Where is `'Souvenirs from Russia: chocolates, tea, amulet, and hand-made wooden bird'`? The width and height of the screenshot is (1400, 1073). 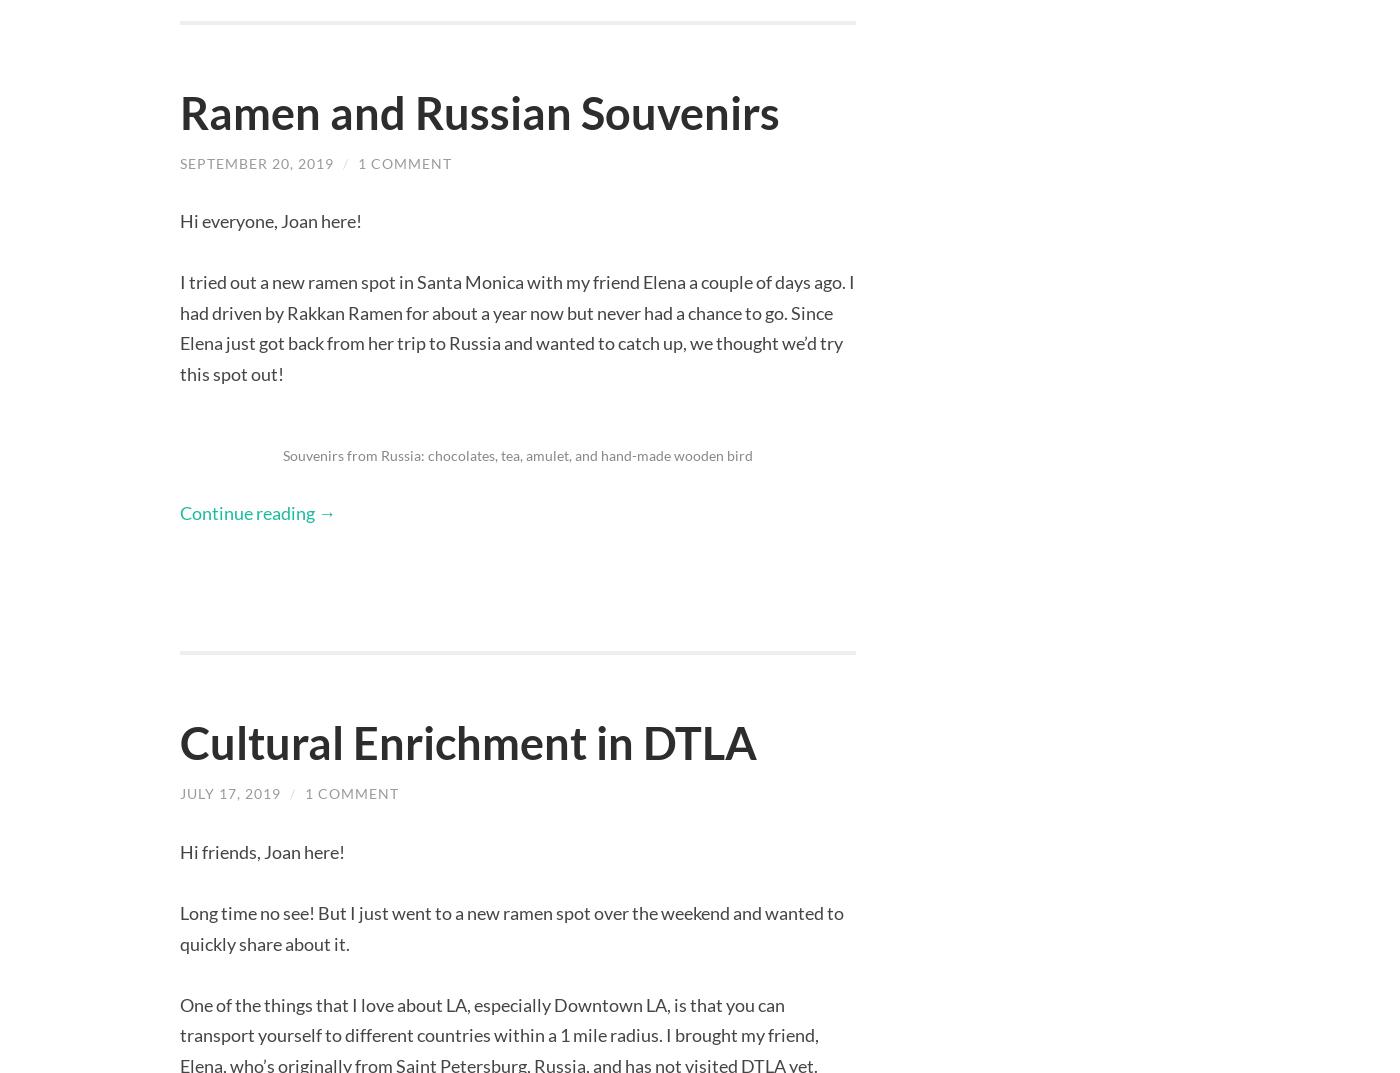
'Souvenirs from Russia: chocolates, tea, amulet, and hand-made wooden bird' is located at coordinates (518, 454).